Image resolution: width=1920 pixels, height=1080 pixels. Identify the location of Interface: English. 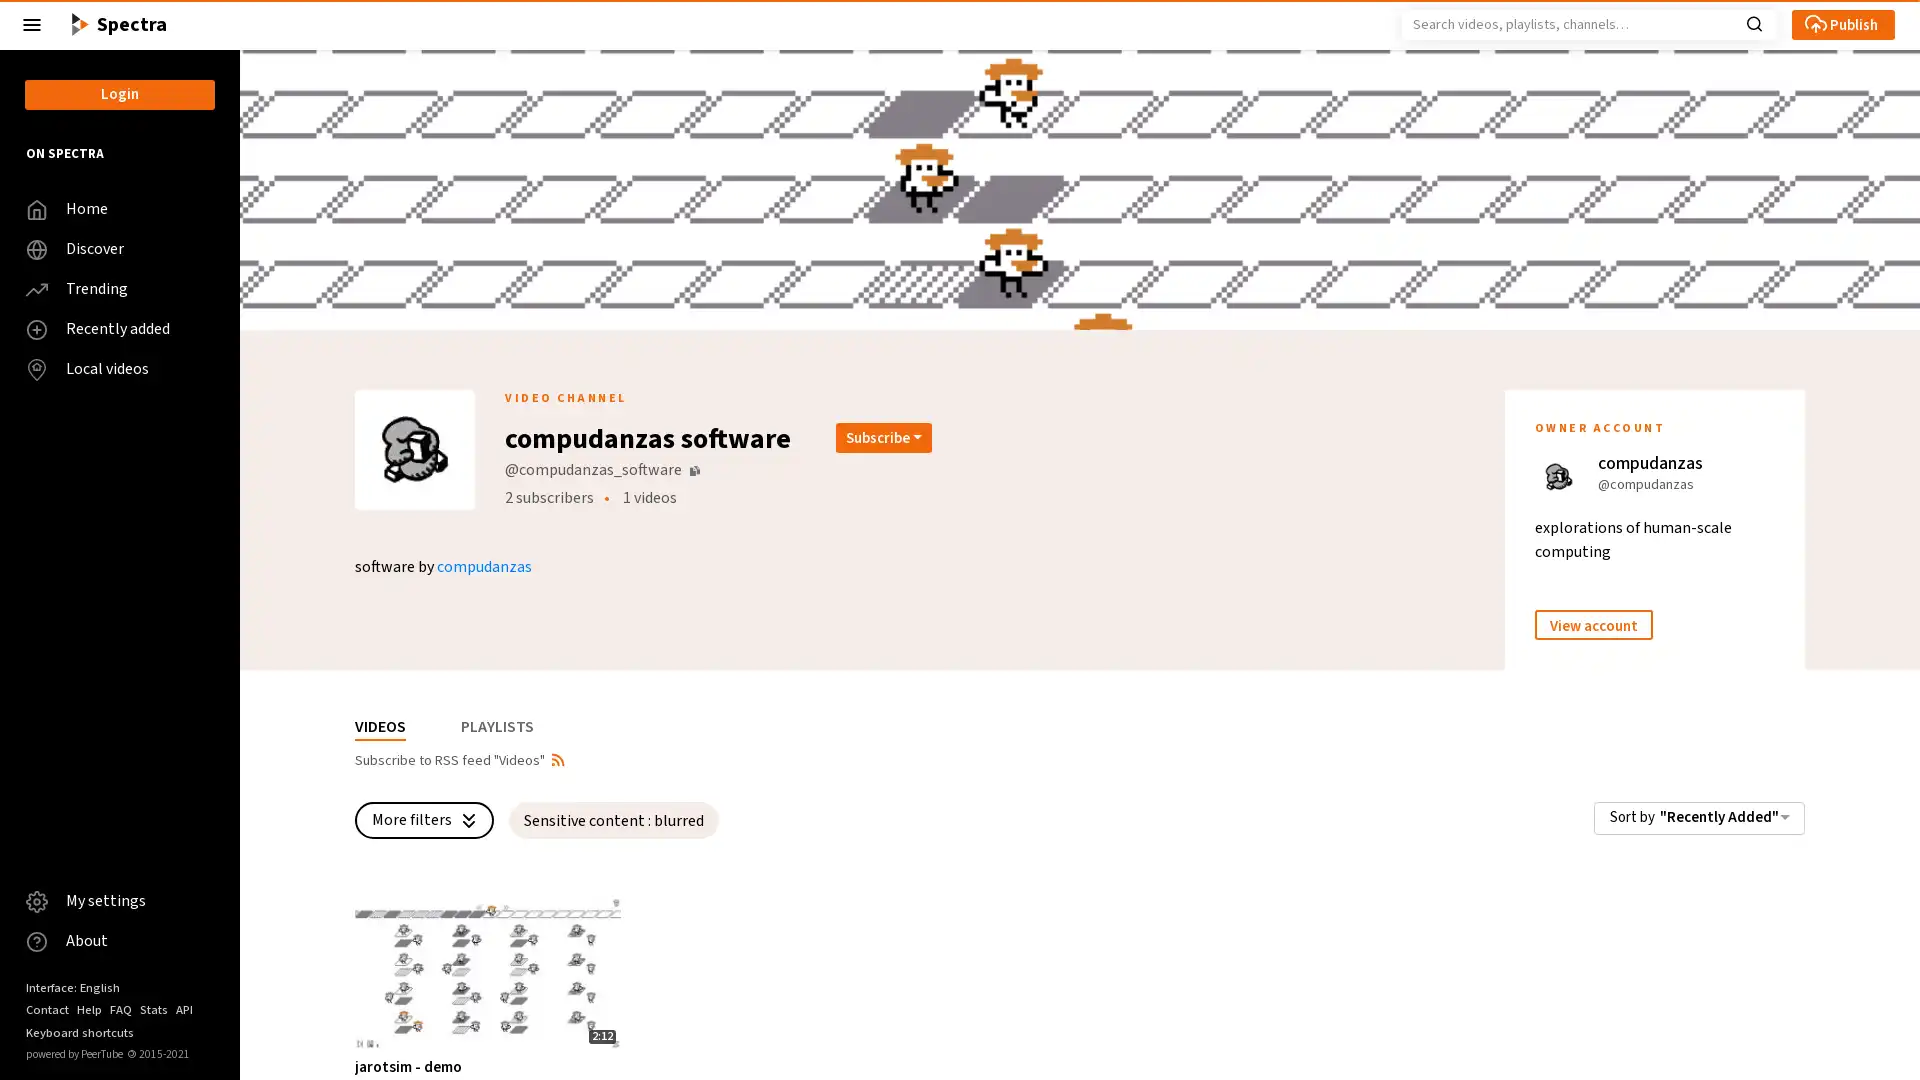
(72, 986).